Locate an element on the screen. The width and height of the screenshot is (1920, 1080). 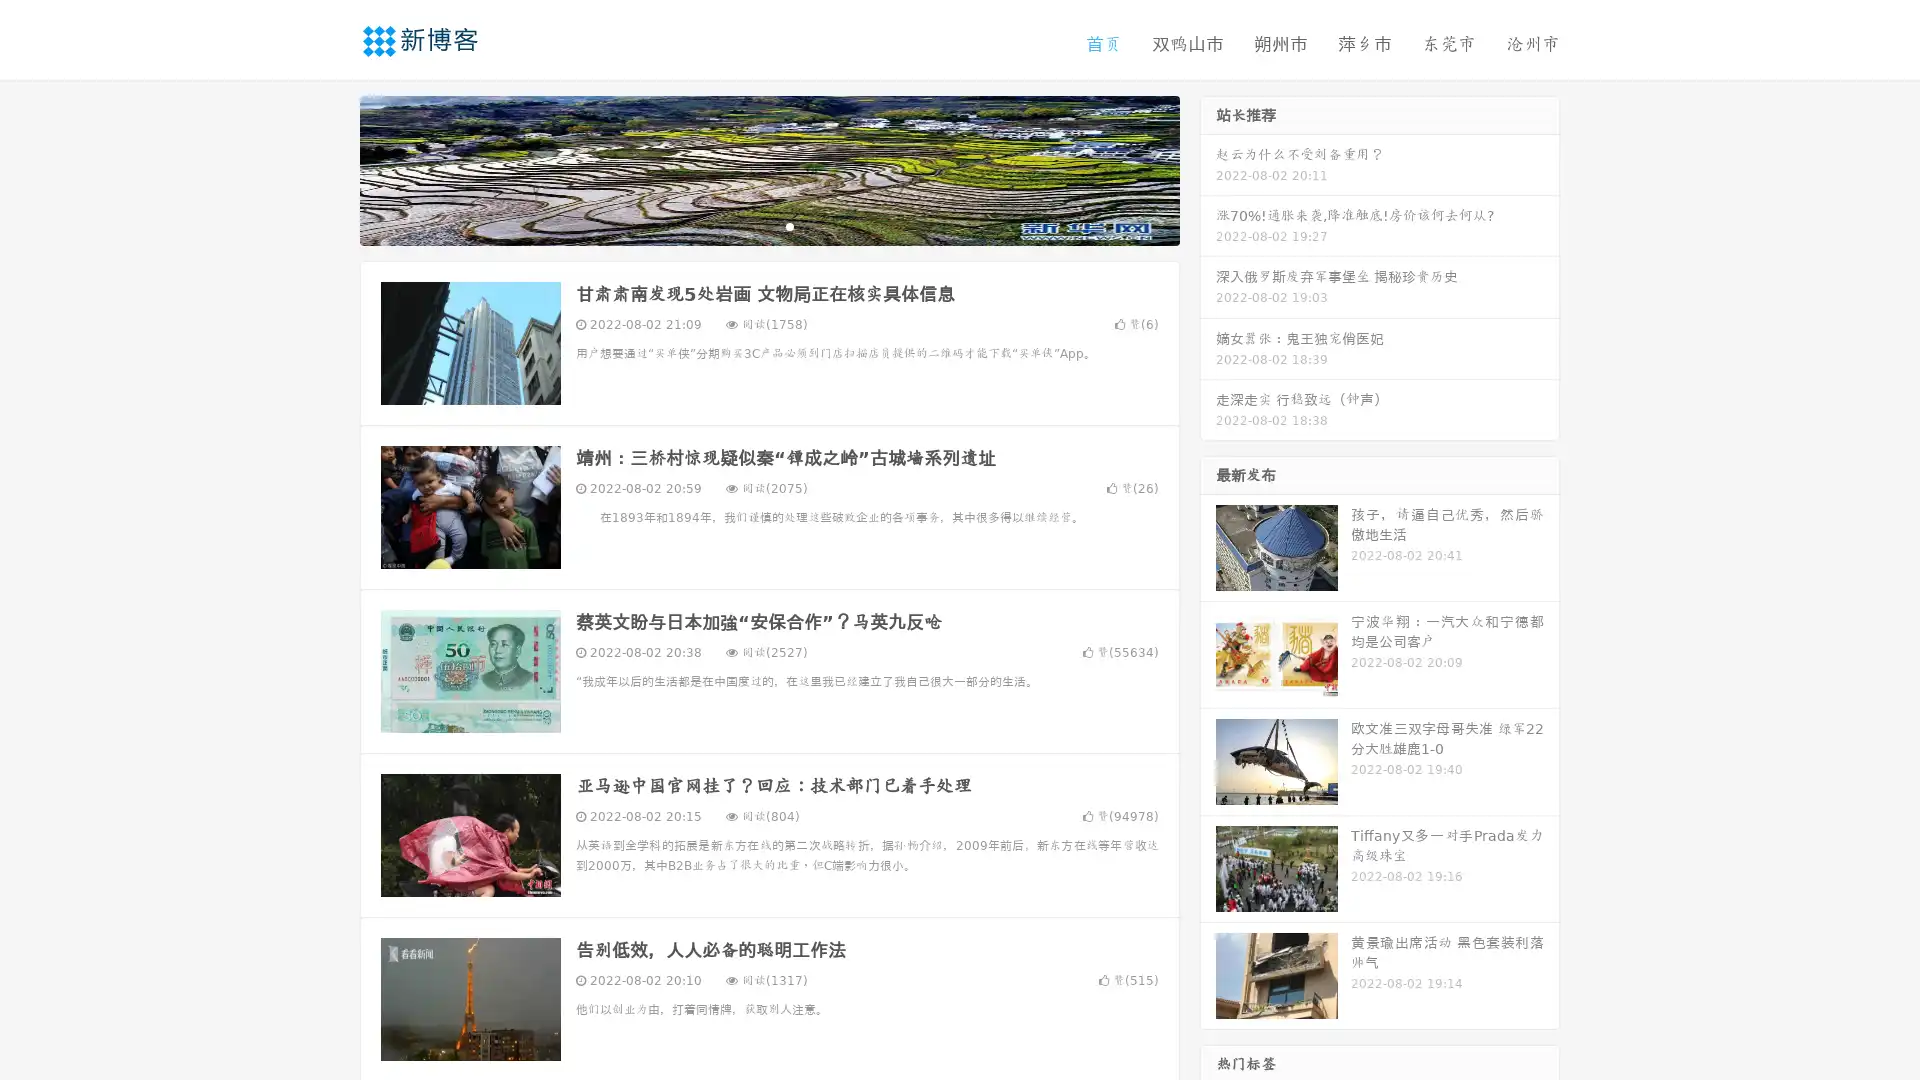
Go to slide 1 is located at coordinates (748, 225).